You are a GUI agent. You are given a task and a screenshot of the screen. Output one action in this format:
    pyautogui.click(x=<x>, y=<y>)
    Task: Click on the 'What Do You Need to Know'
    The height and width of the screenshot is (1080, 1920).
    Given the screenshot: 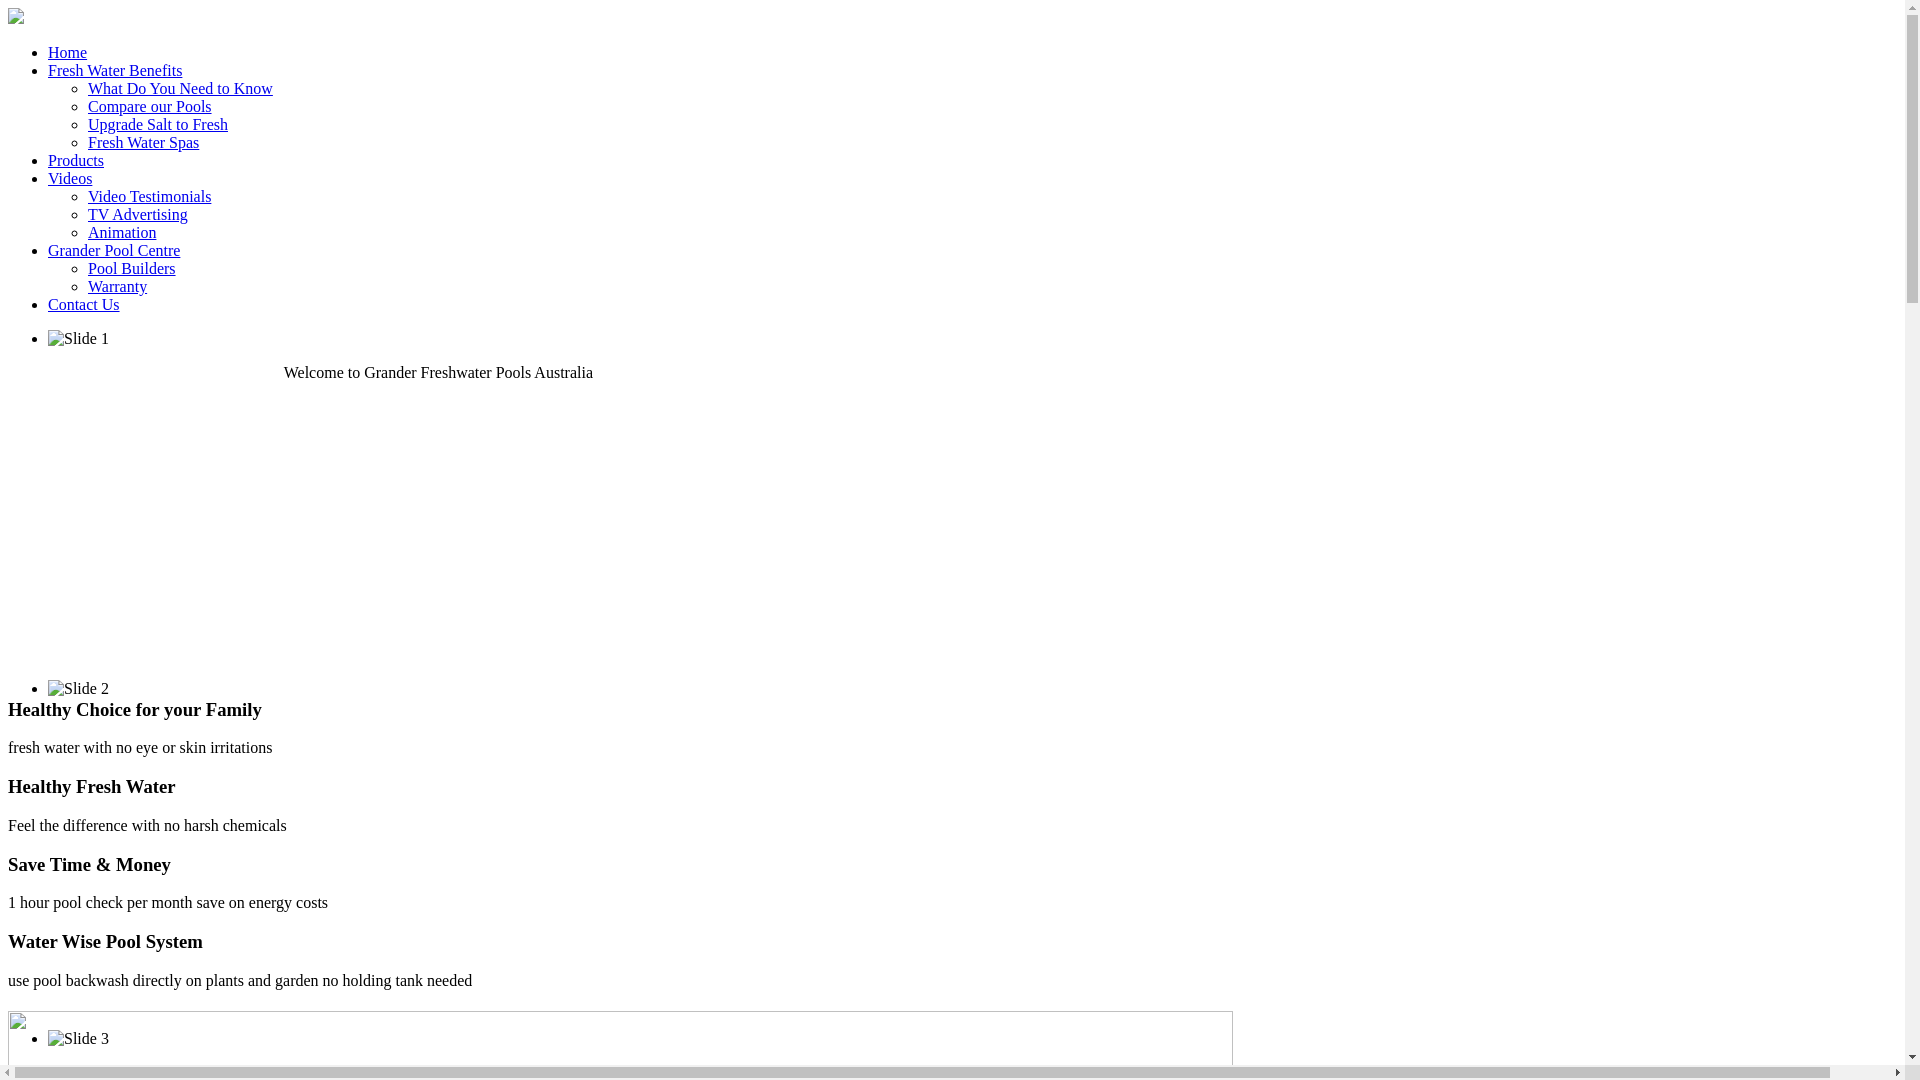 What is the action you would take?
    pyautogui.click(x=180, y=87)
    